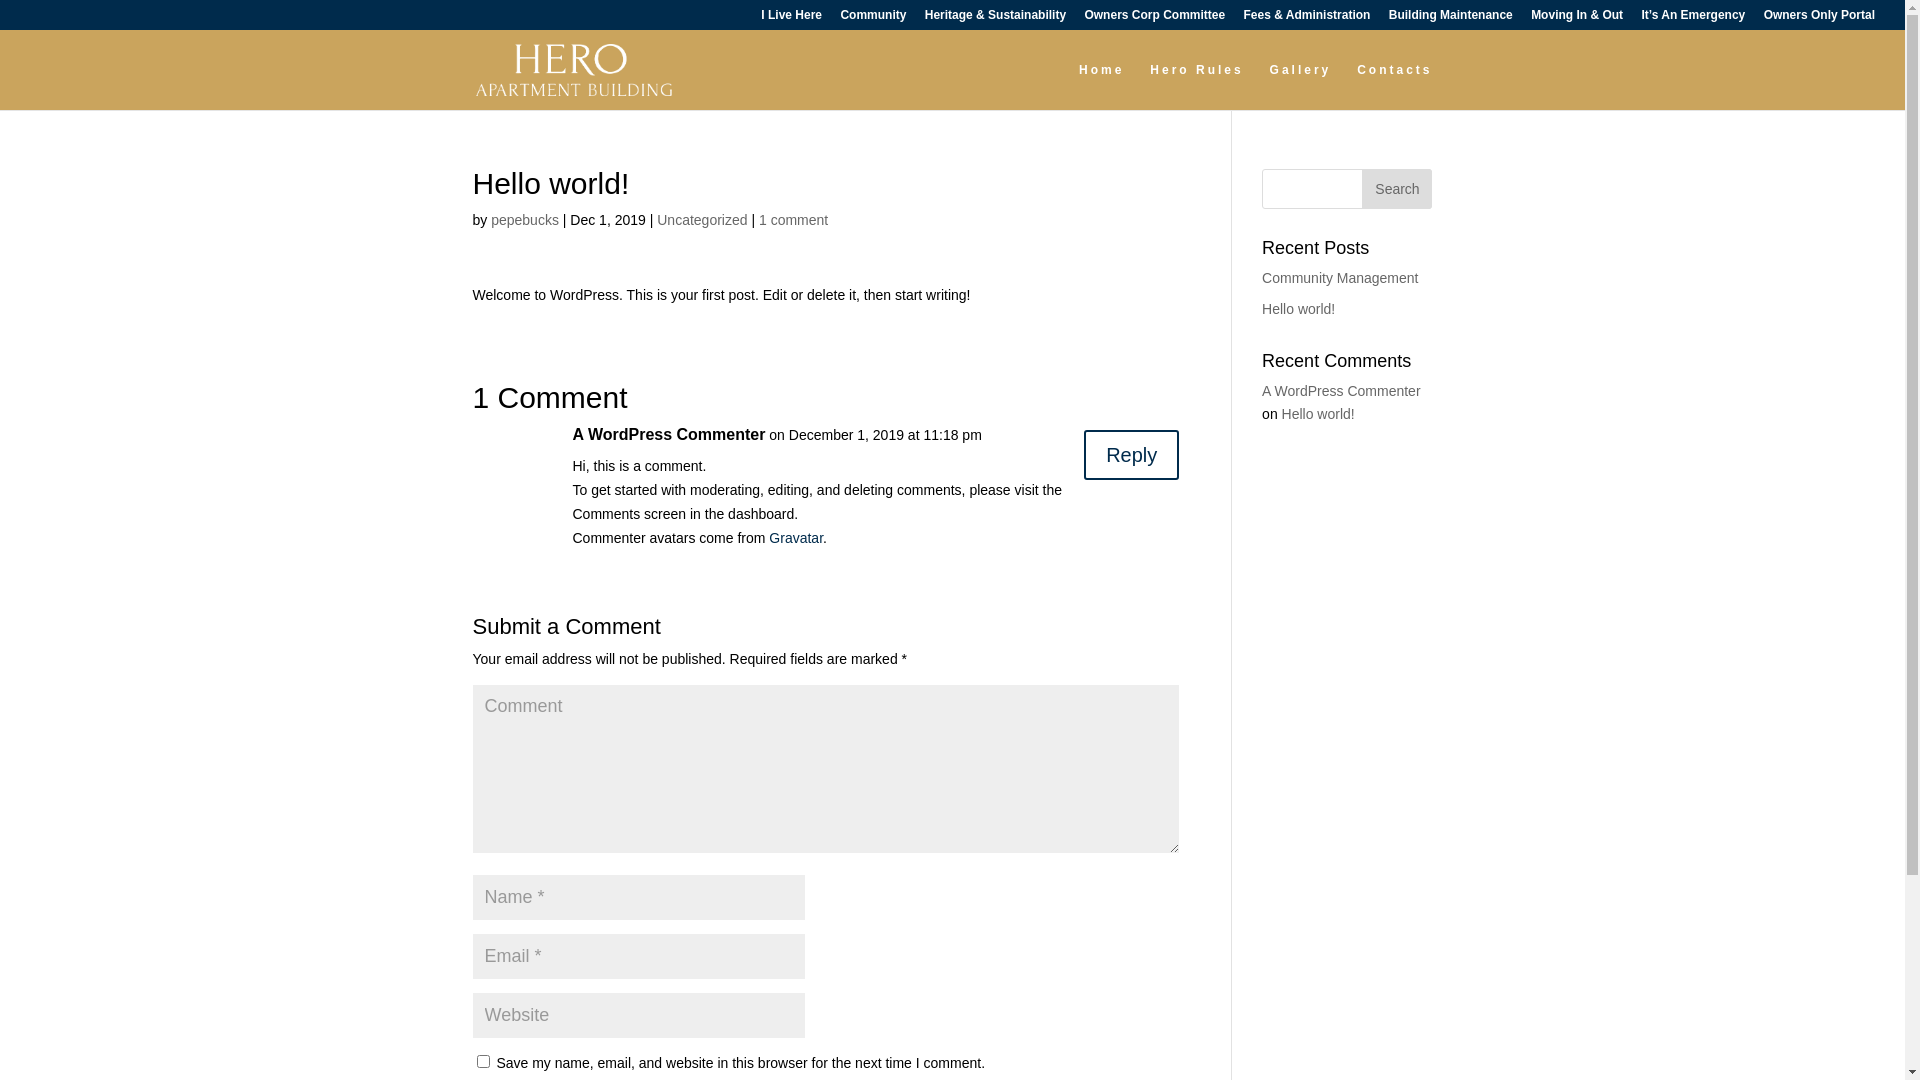  Describe the element at coordinates (792, 219) in the screenshot. I see `'1 comment'` at that location.